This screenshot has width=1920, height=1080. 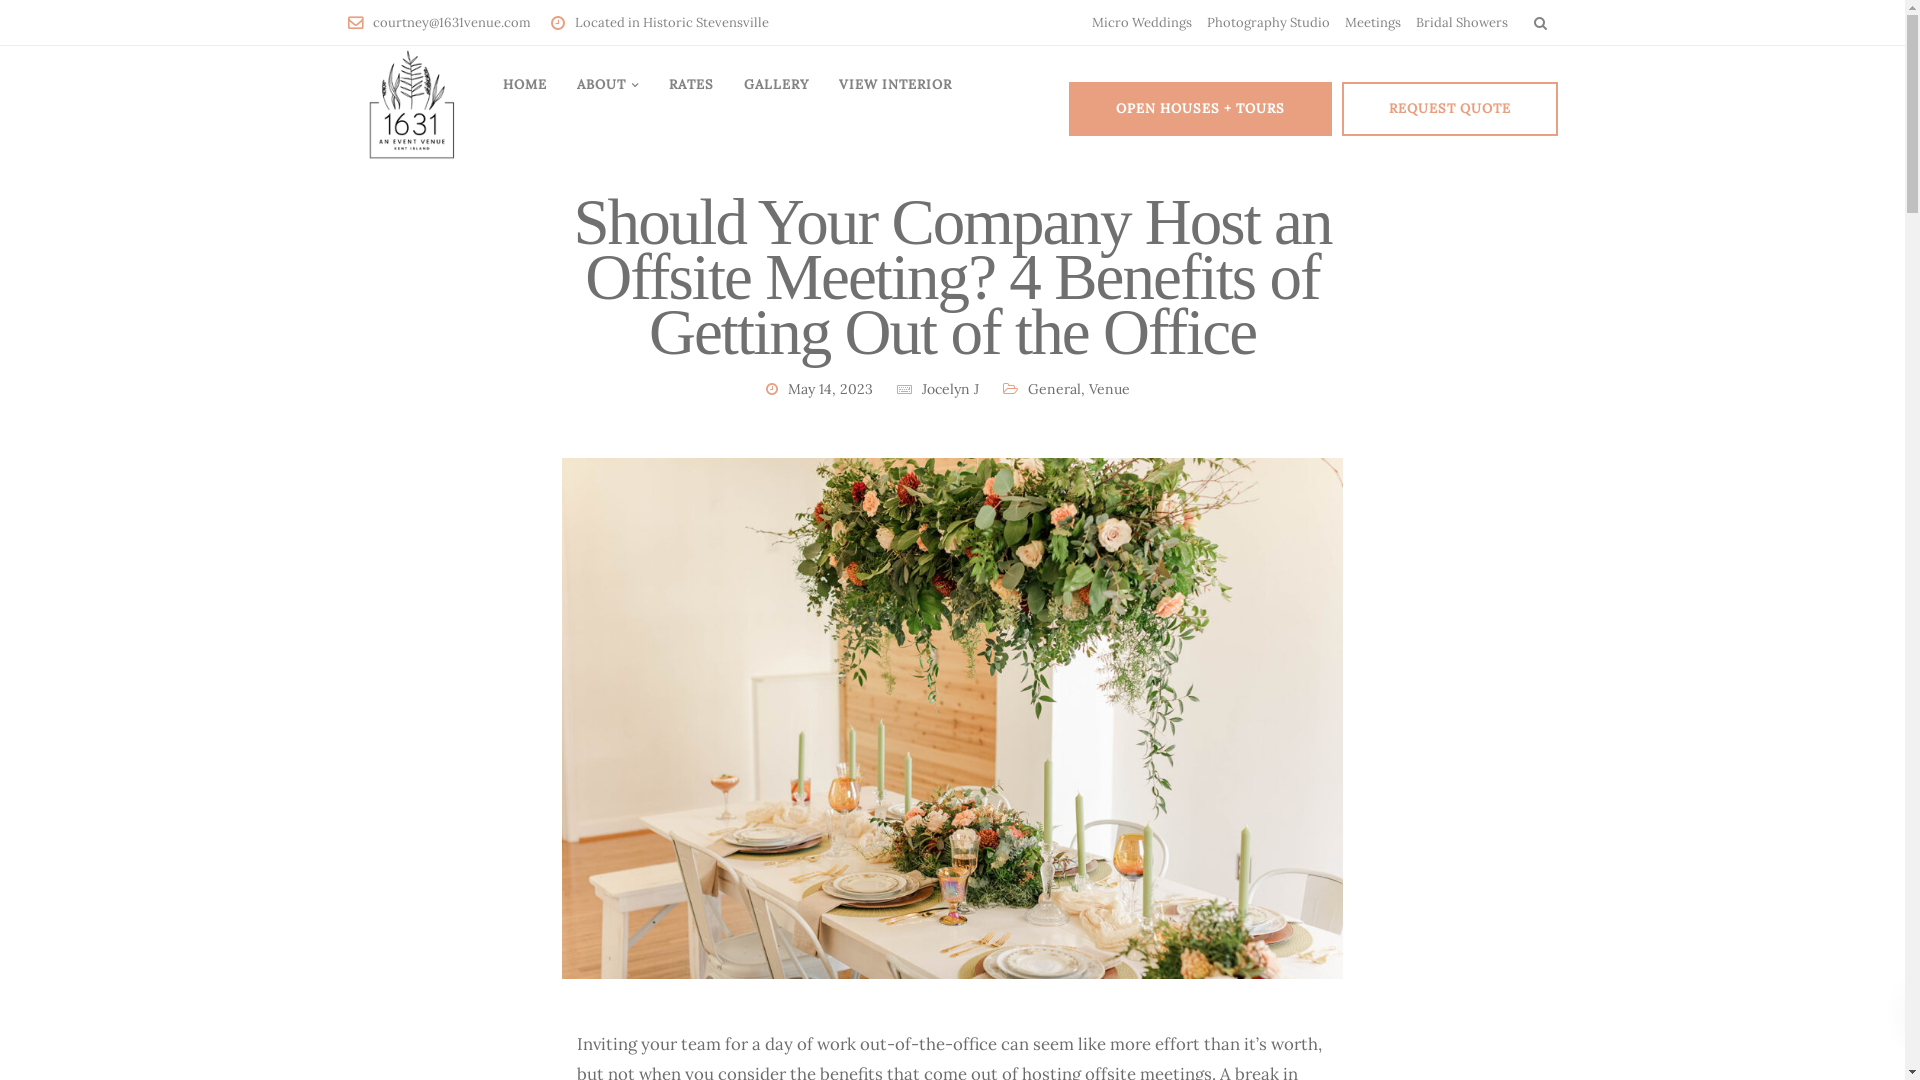 What do you see at coordinates (419, 474) in the screenshot?
I see `'Terms and conditions'` at bounding box center [419, 474].